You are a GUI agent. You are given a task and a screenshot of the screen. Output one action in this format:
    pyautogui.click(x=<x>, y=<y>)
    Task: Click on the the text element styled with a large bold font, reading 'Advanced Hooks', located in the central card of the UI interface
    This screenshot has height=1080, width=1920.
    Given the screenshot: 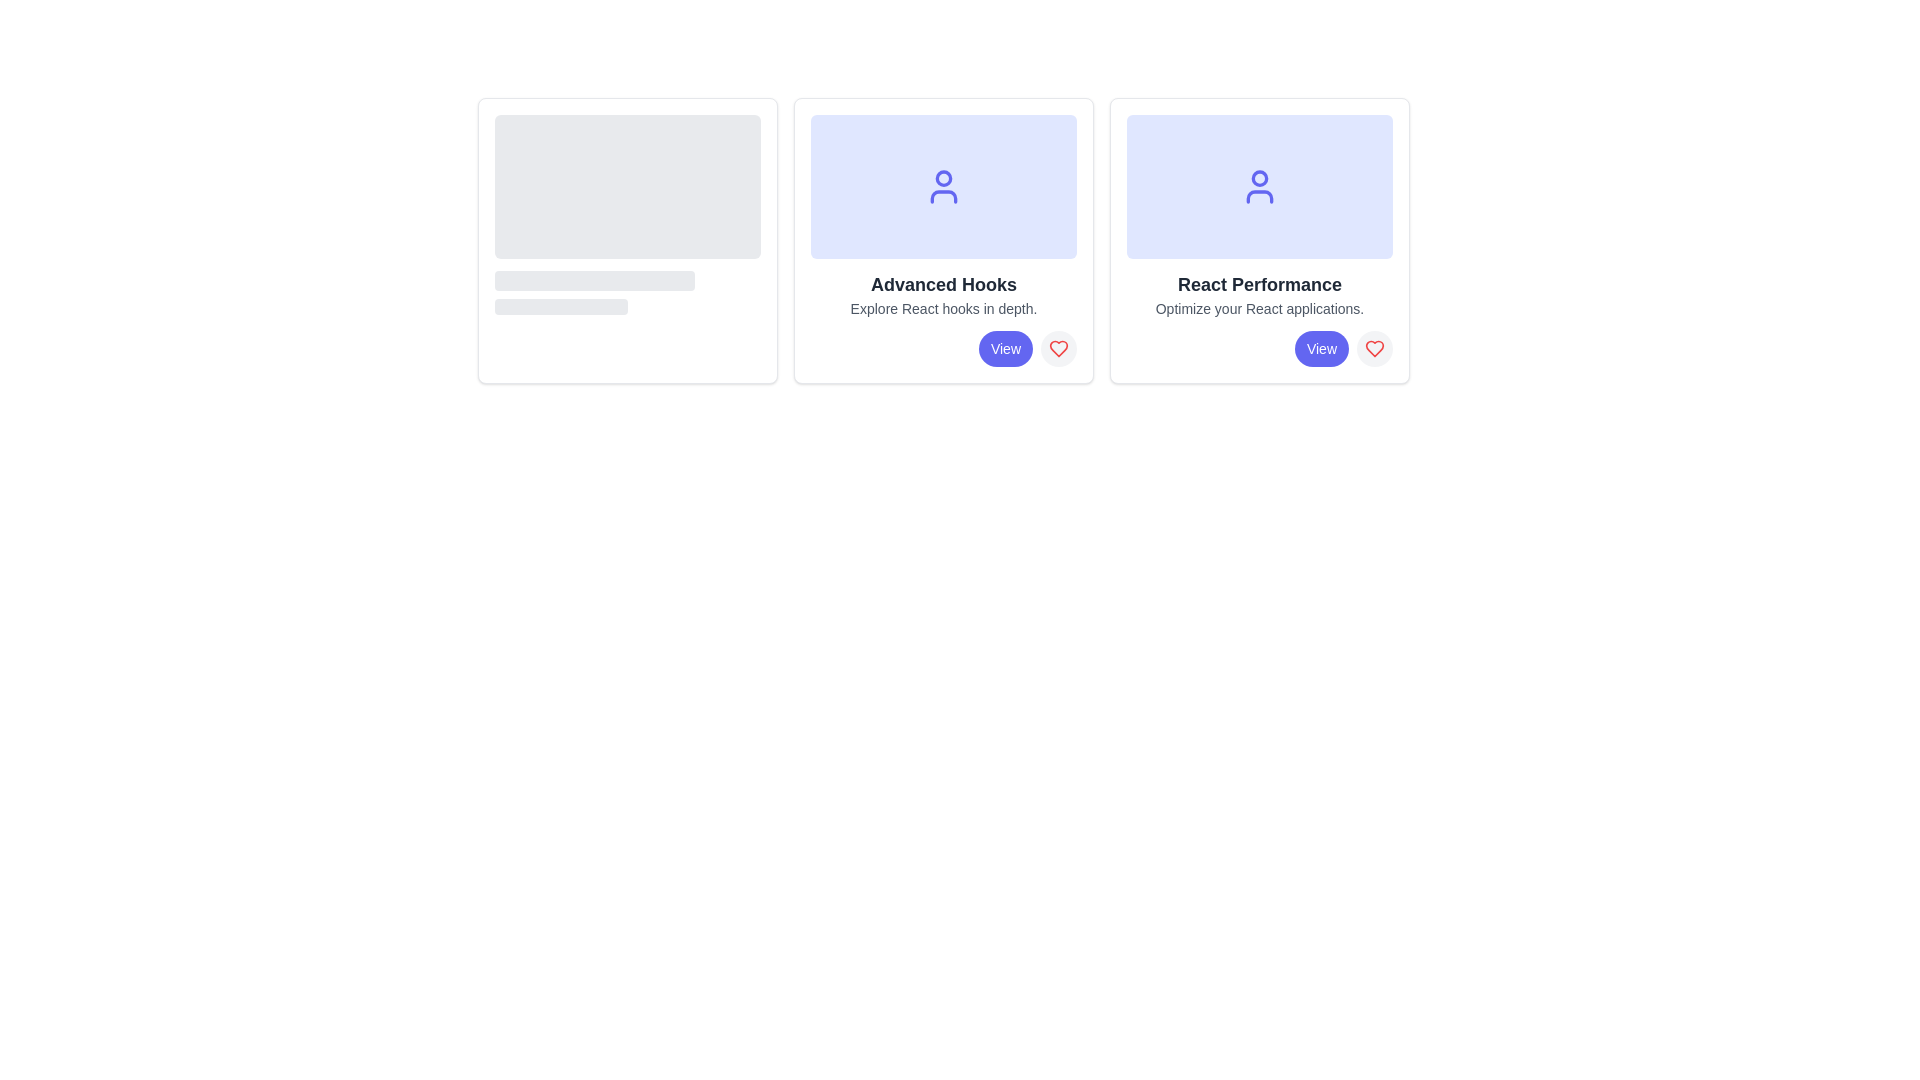 What is the action you would take?
    pyautogui.click(x=943, y=285)
    